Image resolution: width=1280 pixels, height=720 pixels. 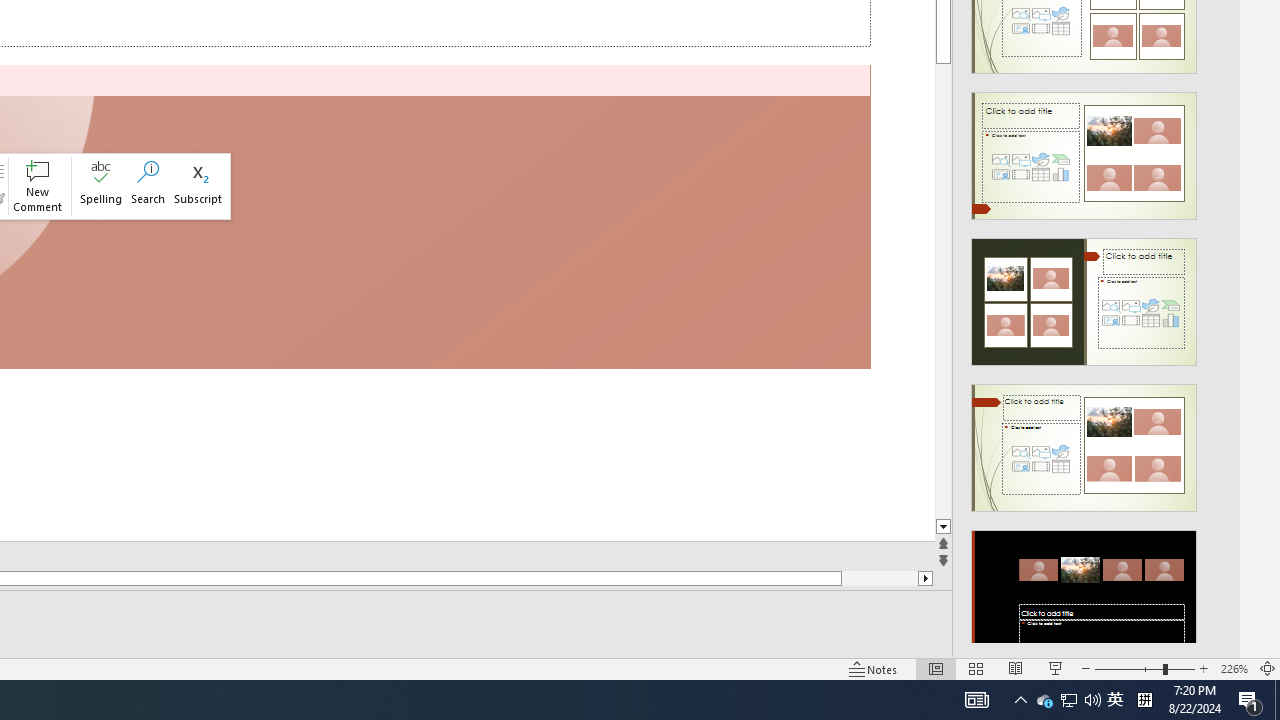 What do you see at coordinates (1233, 669) in the screenshot?
I see `'Zoom 226%'` at bounding box center [1233, 669].